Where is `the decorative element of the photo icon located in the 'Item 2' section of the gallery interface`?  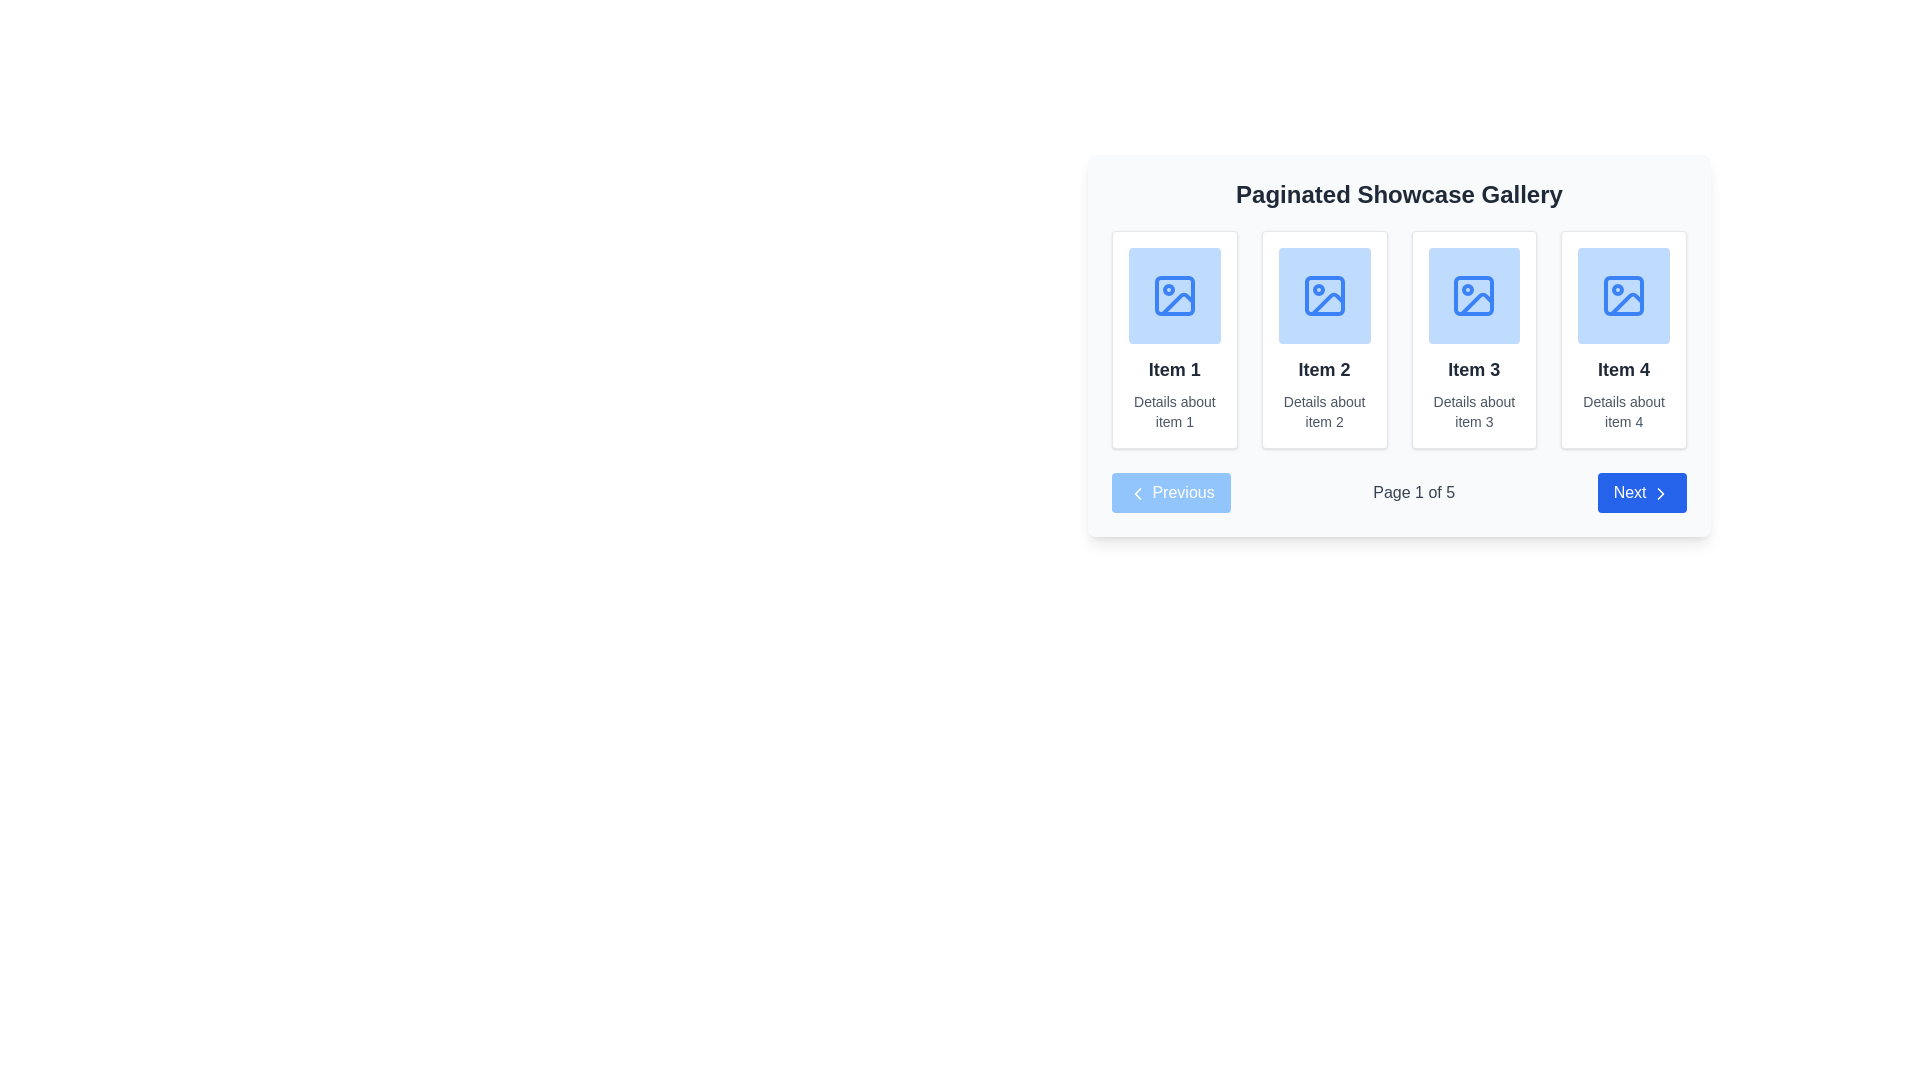 the decorative element of the photo icon located in the 'Item 2' section of the gallery interface is located at coordinates (1324, 296).